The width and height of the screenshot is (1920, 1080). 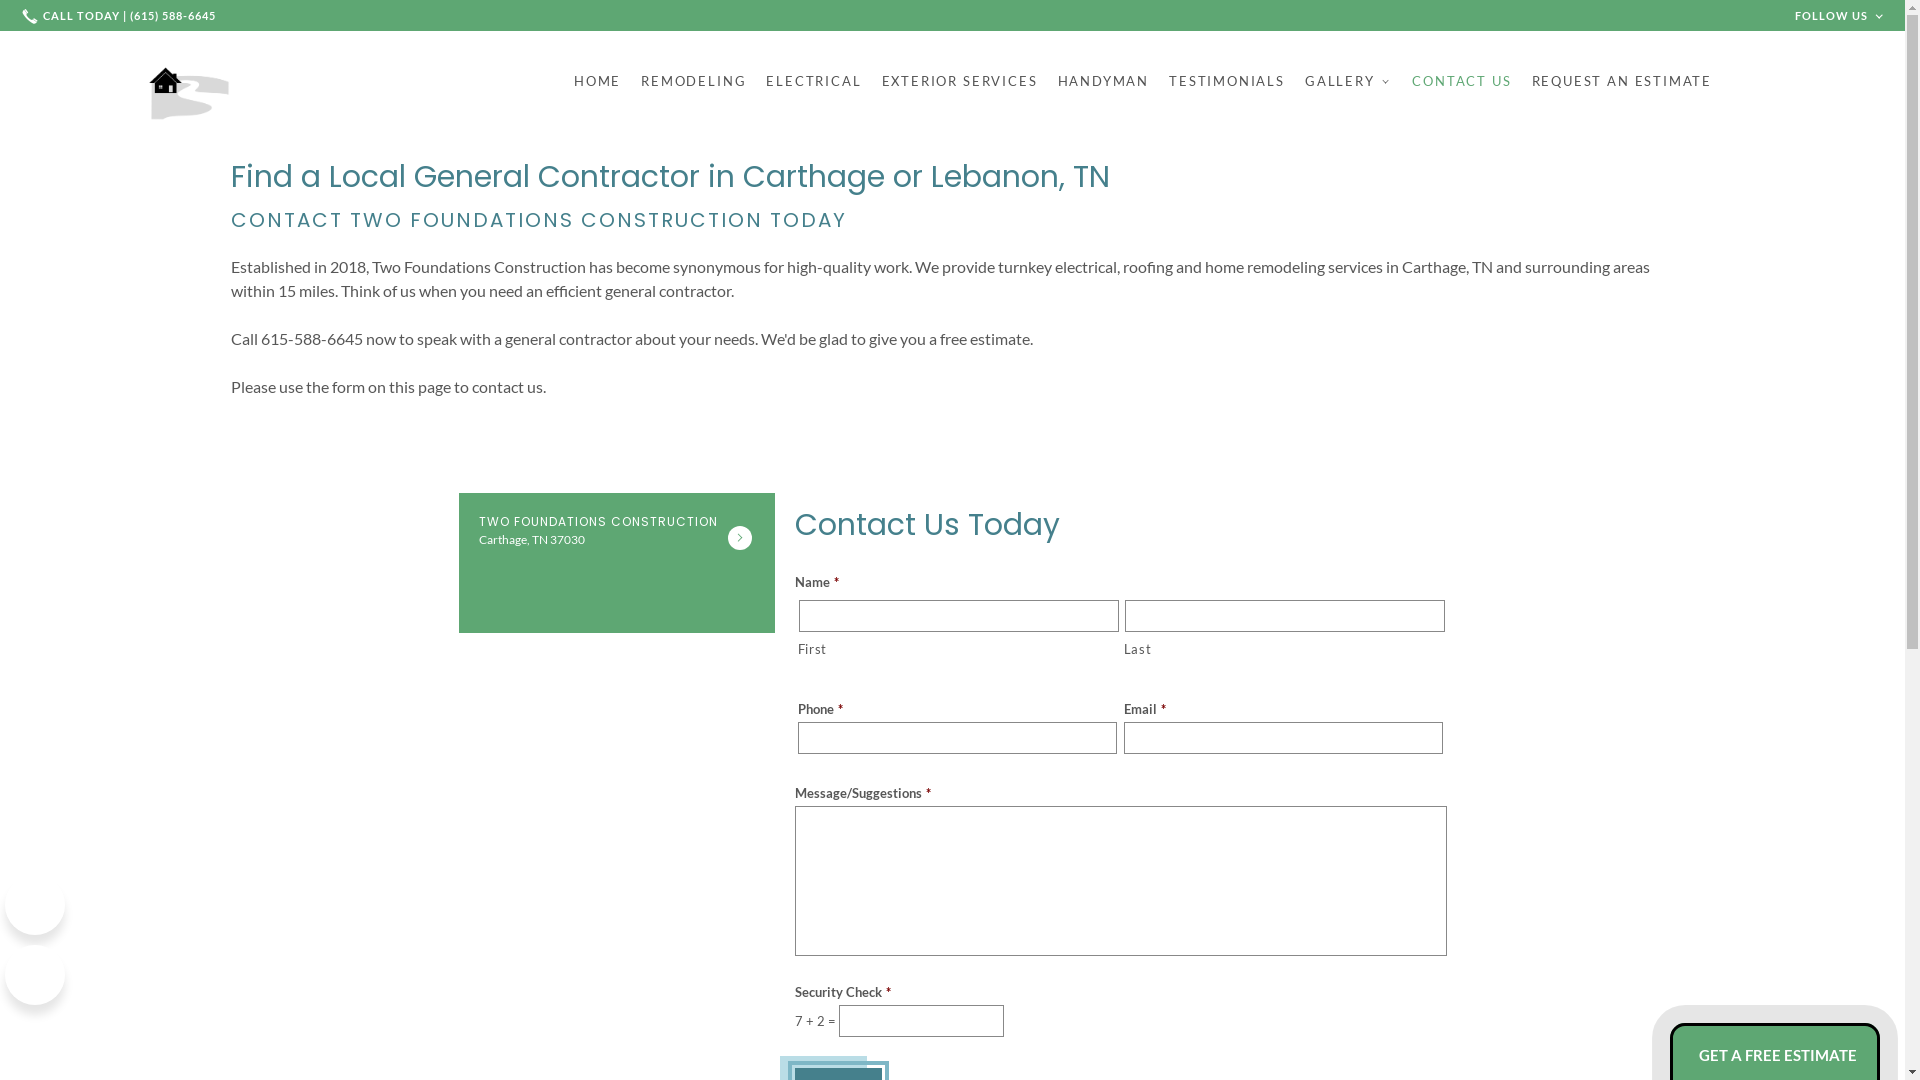 What do you see at coordinates (1775, 1055) in the screenshot?
I see `'  GET A FREE ESTIMATE'` at bounding box center [1775, 1055].